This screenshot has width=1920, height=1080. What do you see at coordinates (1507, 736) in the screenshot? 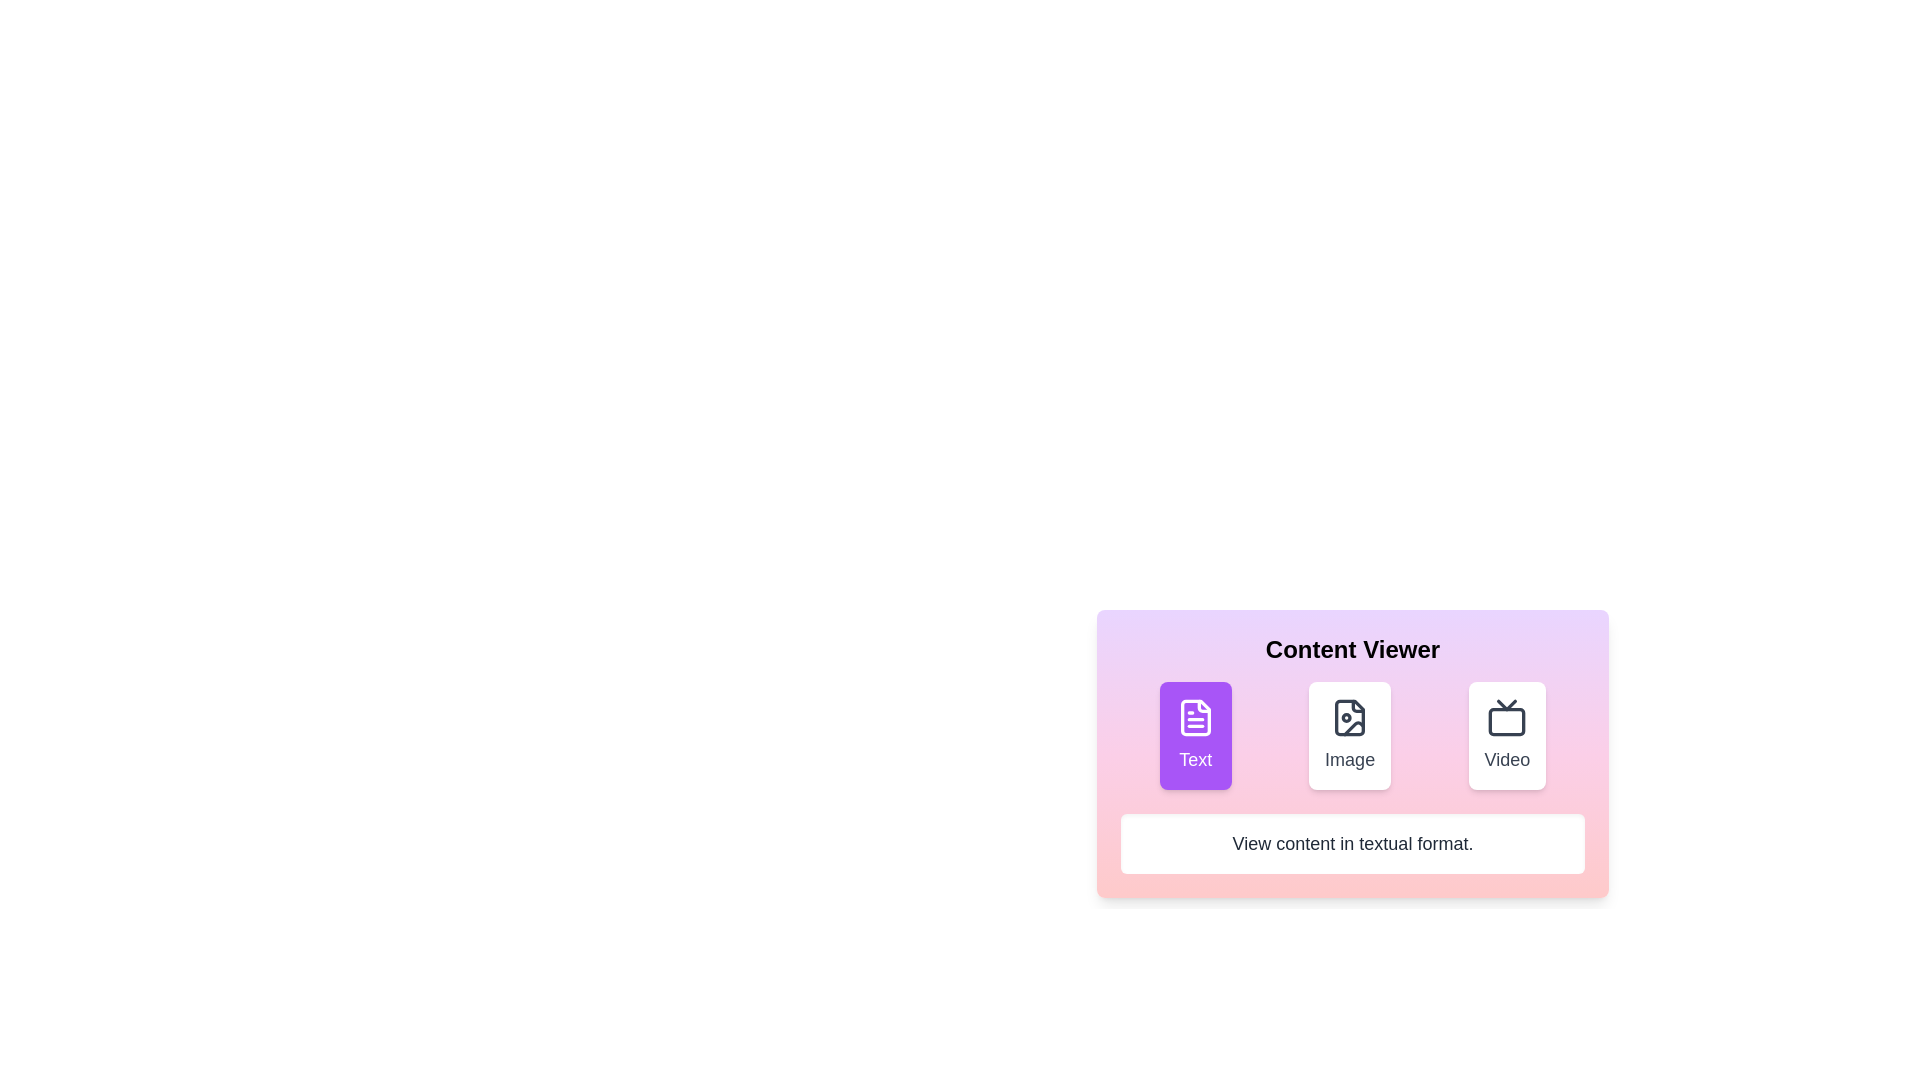
I see `the display mode by clicking on the corresponding button for Video` at bounding box center [1507, 736].